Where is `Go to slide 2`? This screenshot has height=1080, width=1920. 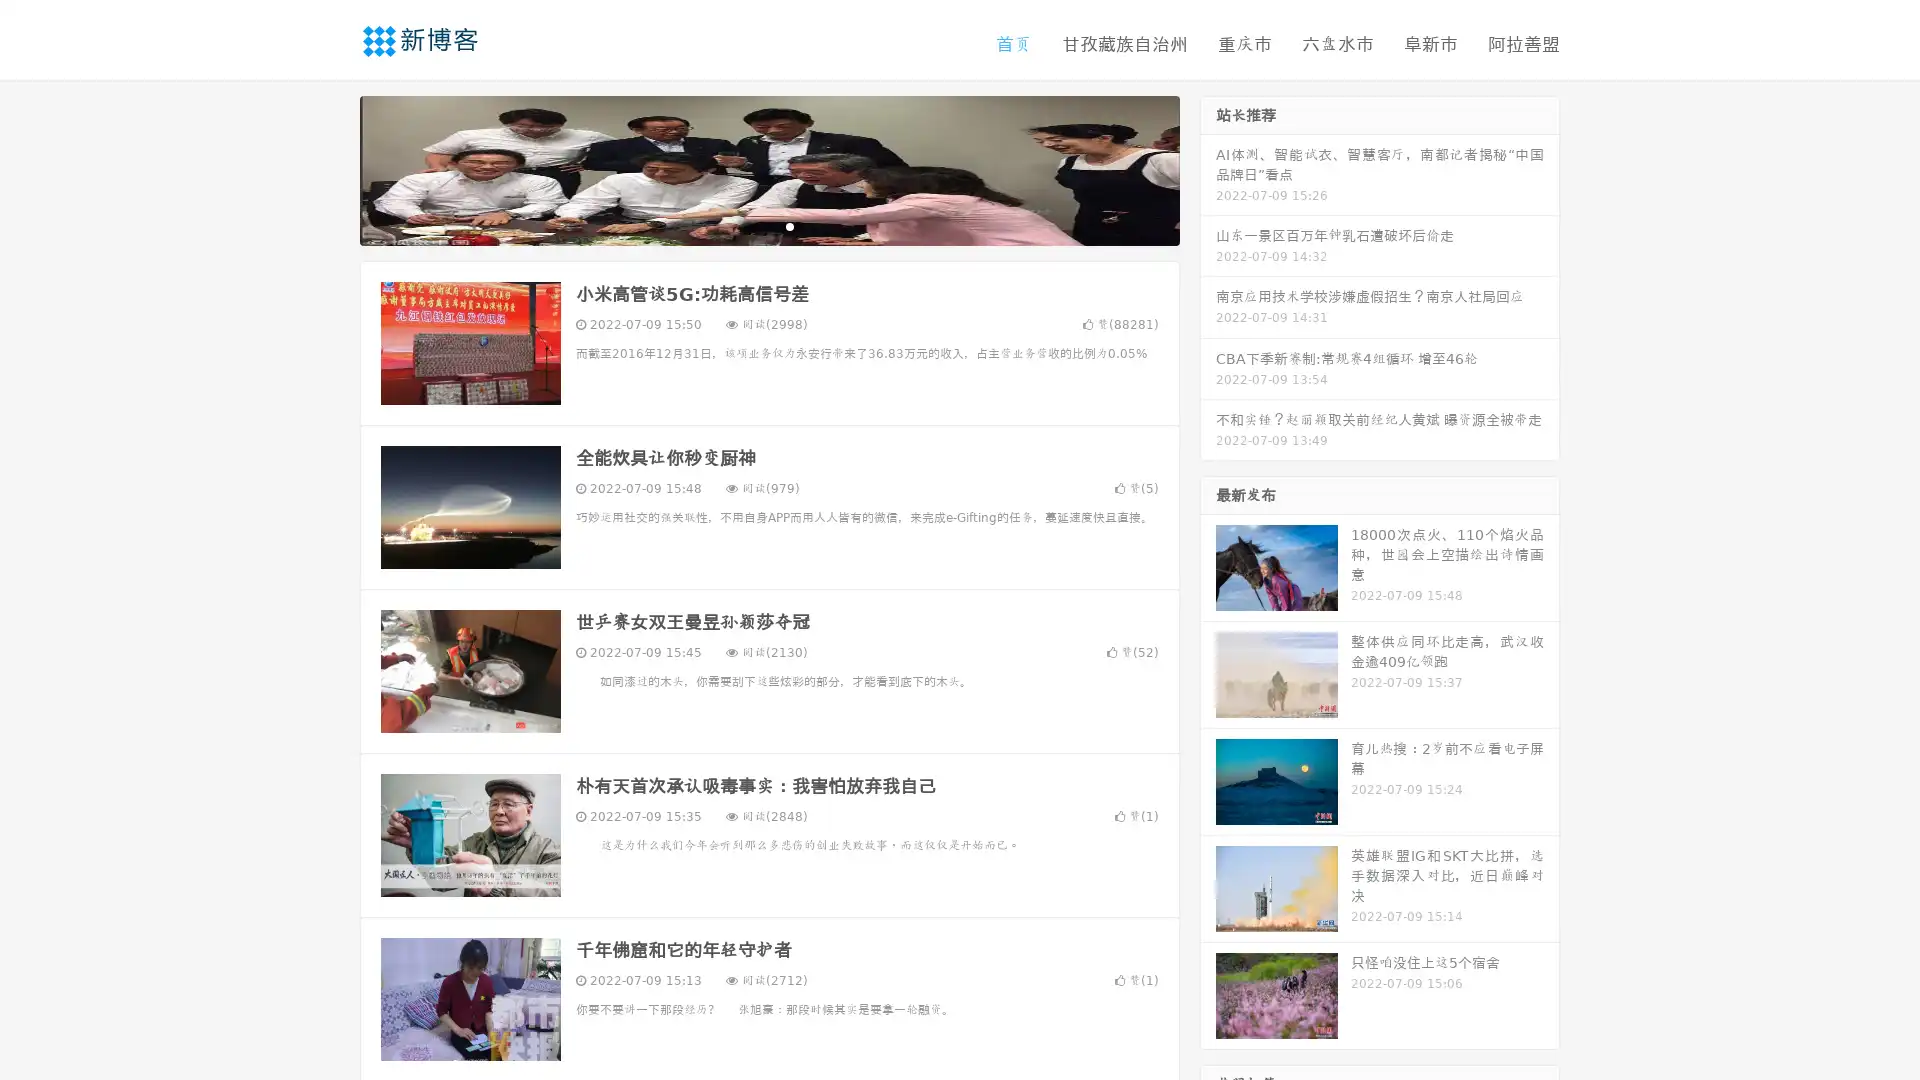 Go to slide 2 is located at coordinates (768, 225).